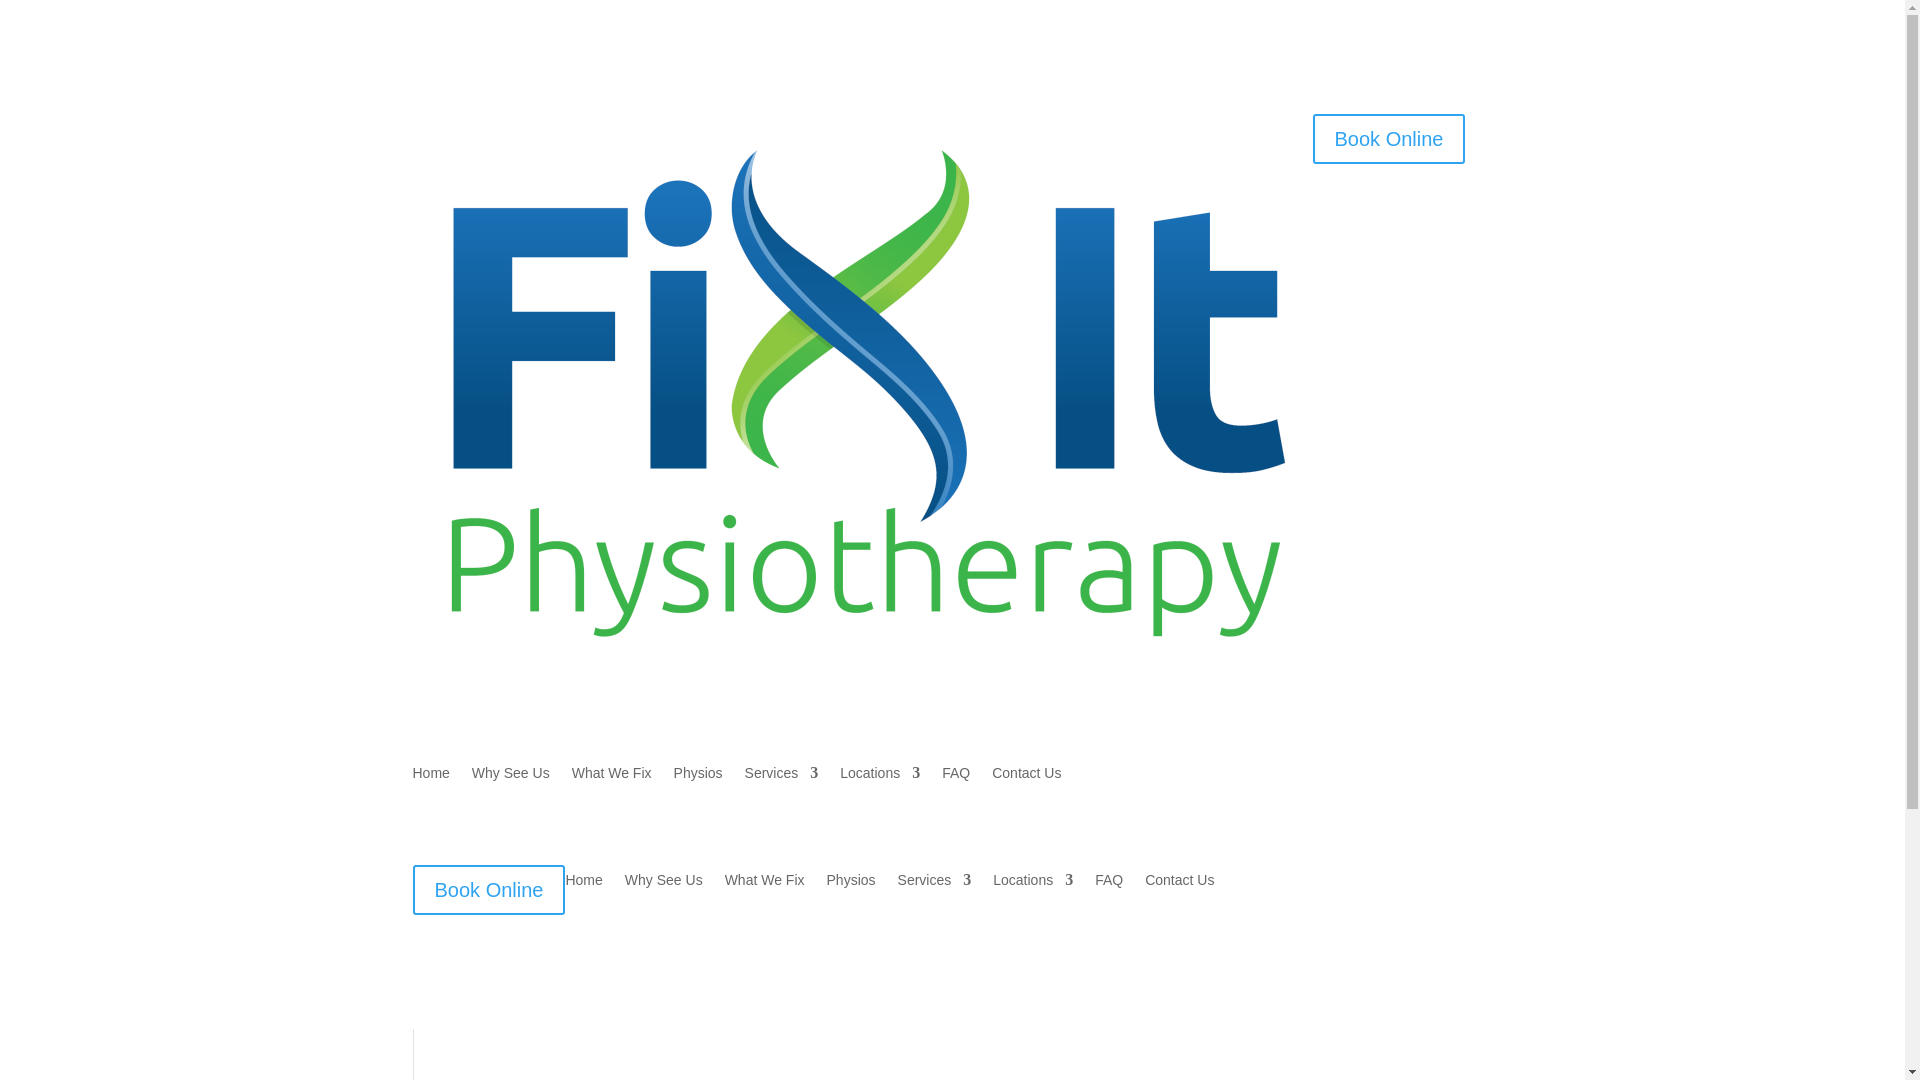  Describe the element at coordinates (1387, 137) in the screenshot. I see `'Book Online'` at that location.